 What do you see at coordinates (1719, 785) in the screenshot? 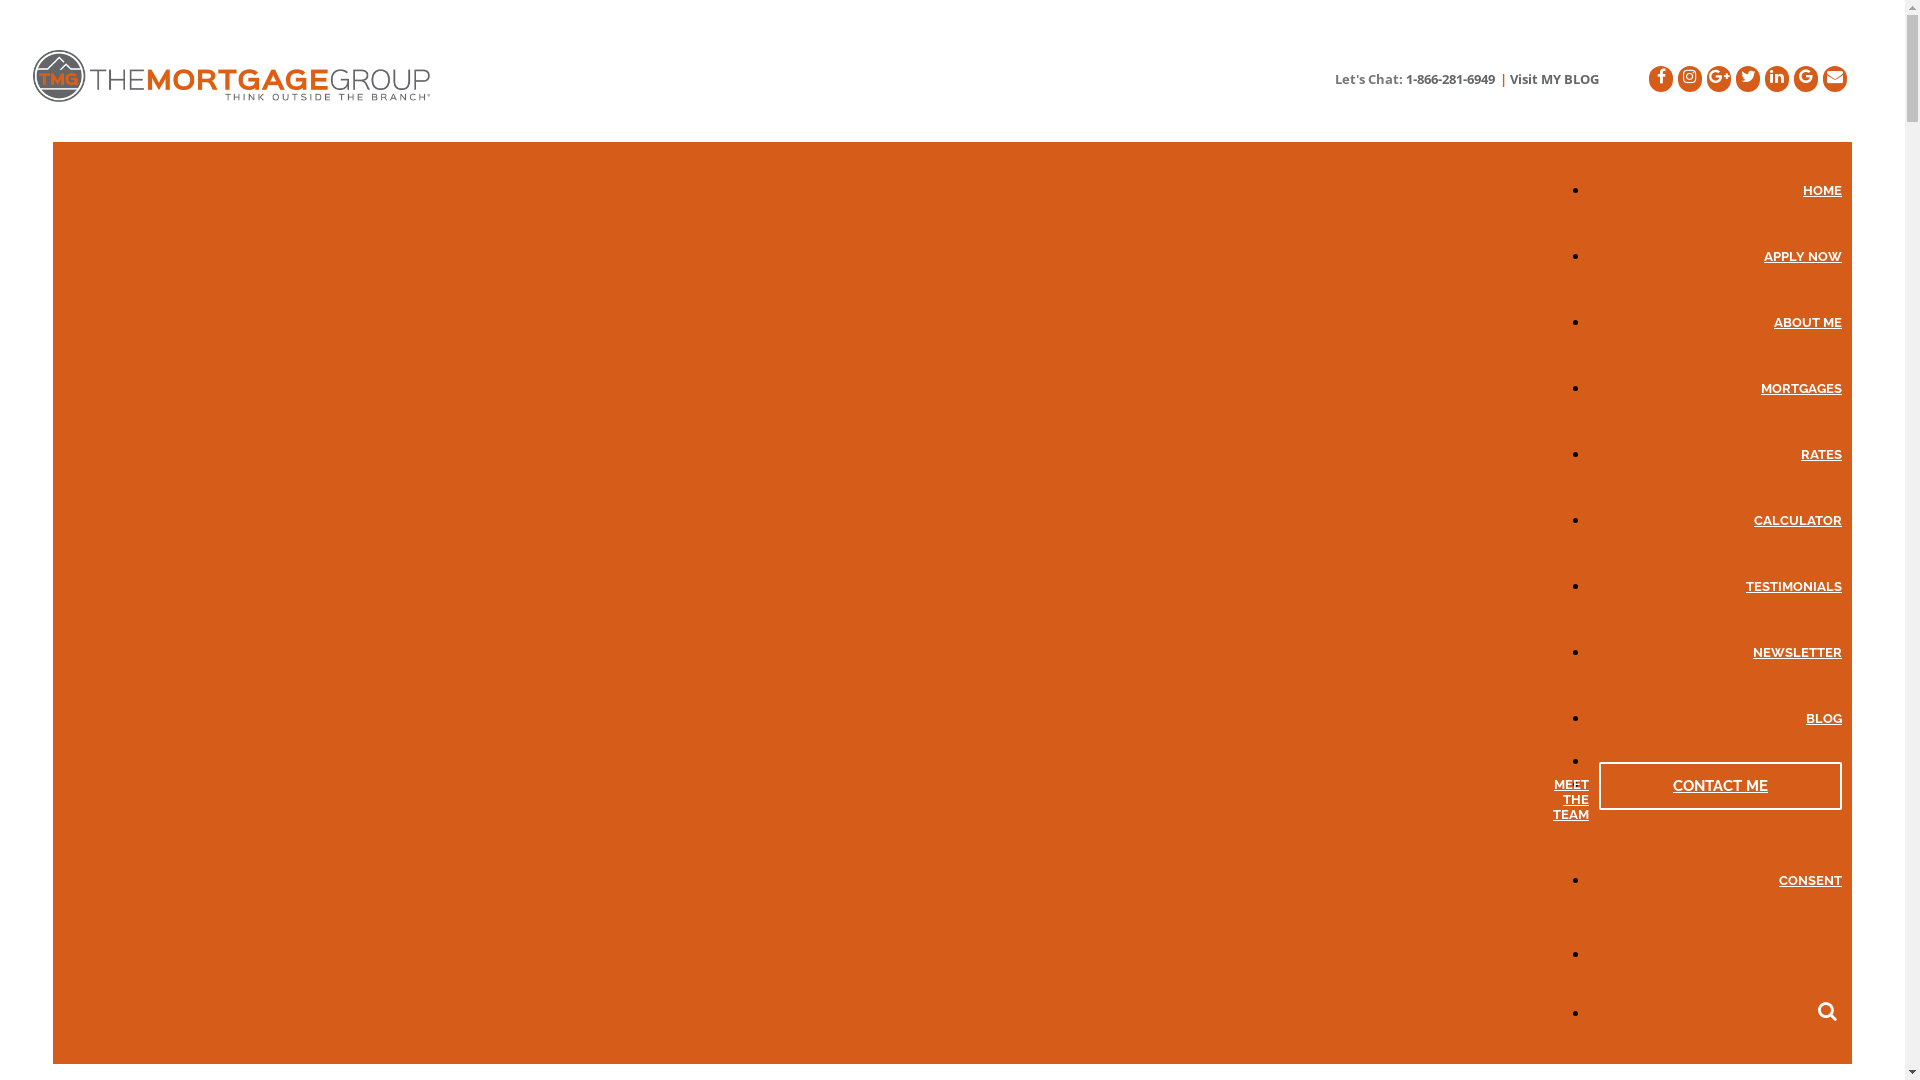
I see `'CONTACT ME'` at bounding box center [1719, 785].